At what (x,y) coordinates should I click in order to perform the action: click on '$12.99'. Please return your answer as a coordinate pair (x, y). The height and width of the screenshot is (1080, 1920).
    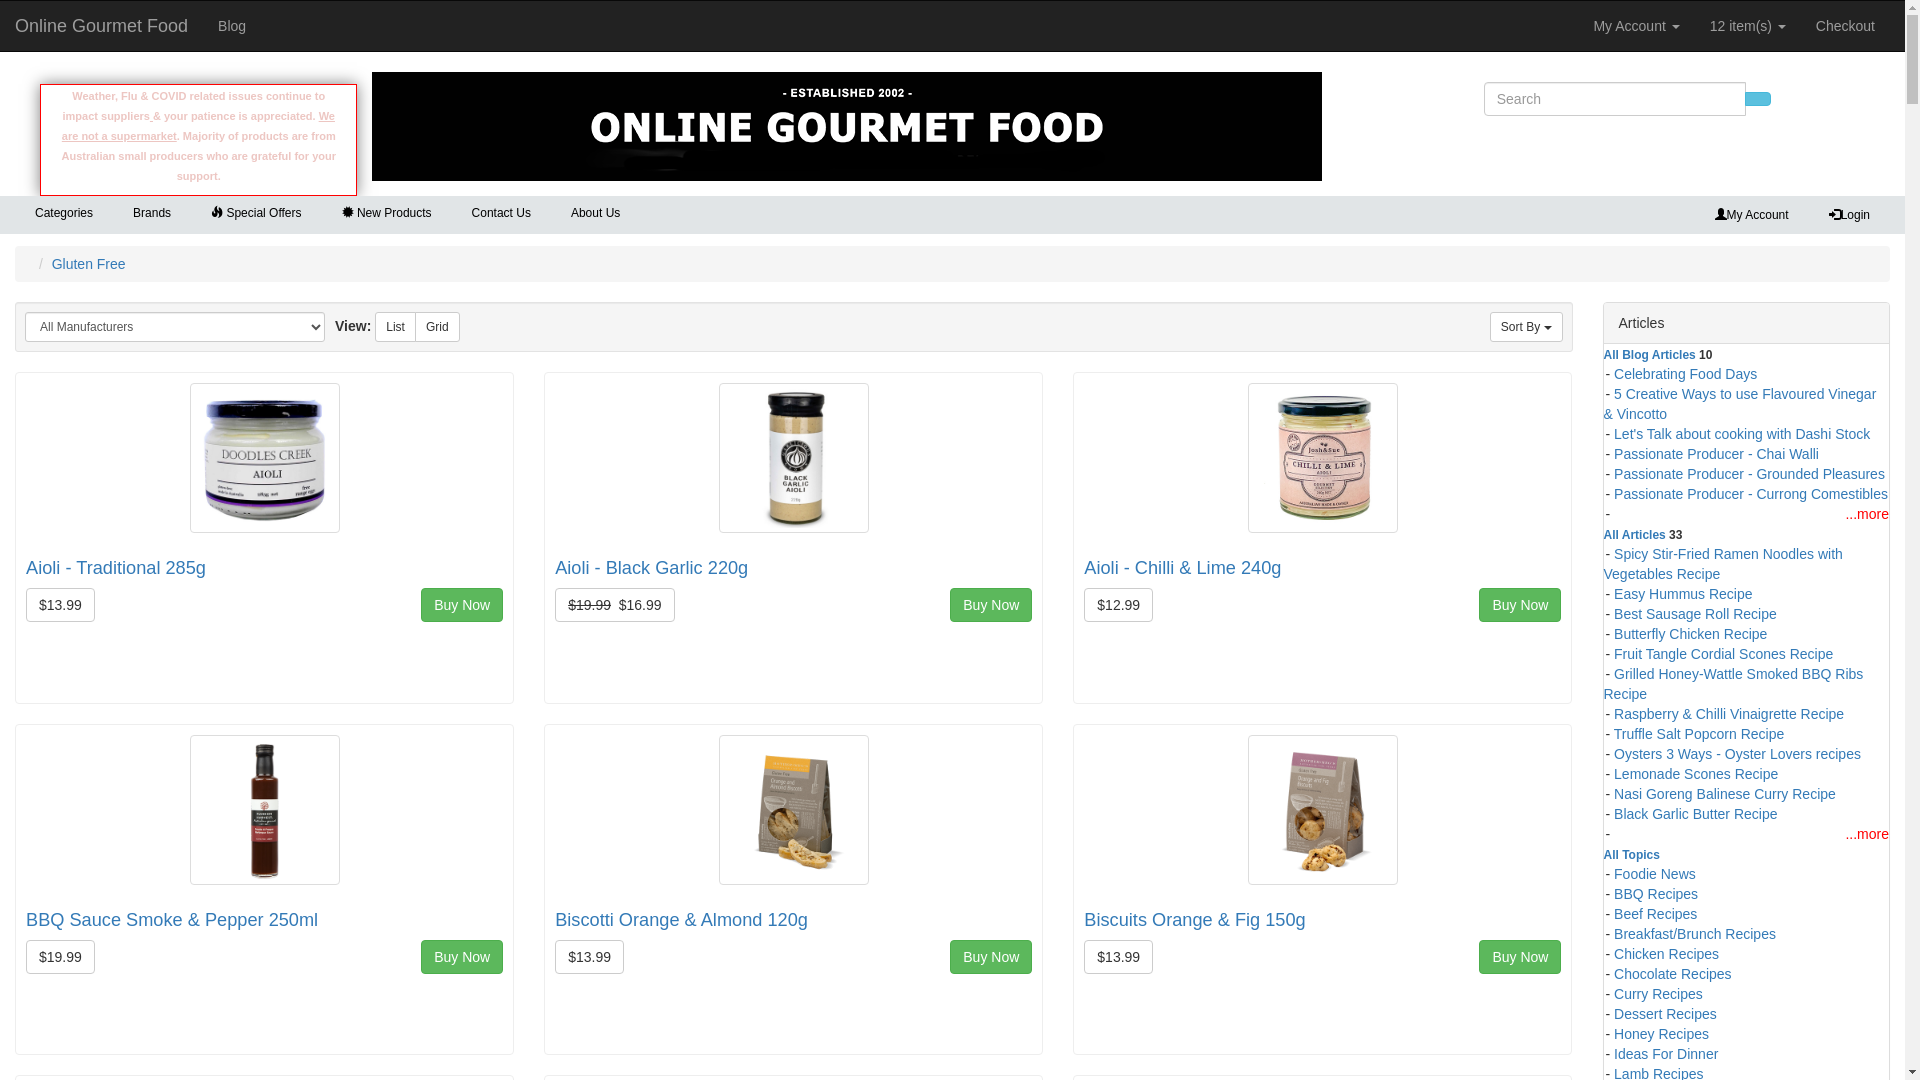
    Looking at the image, I should click on (1117, 604).